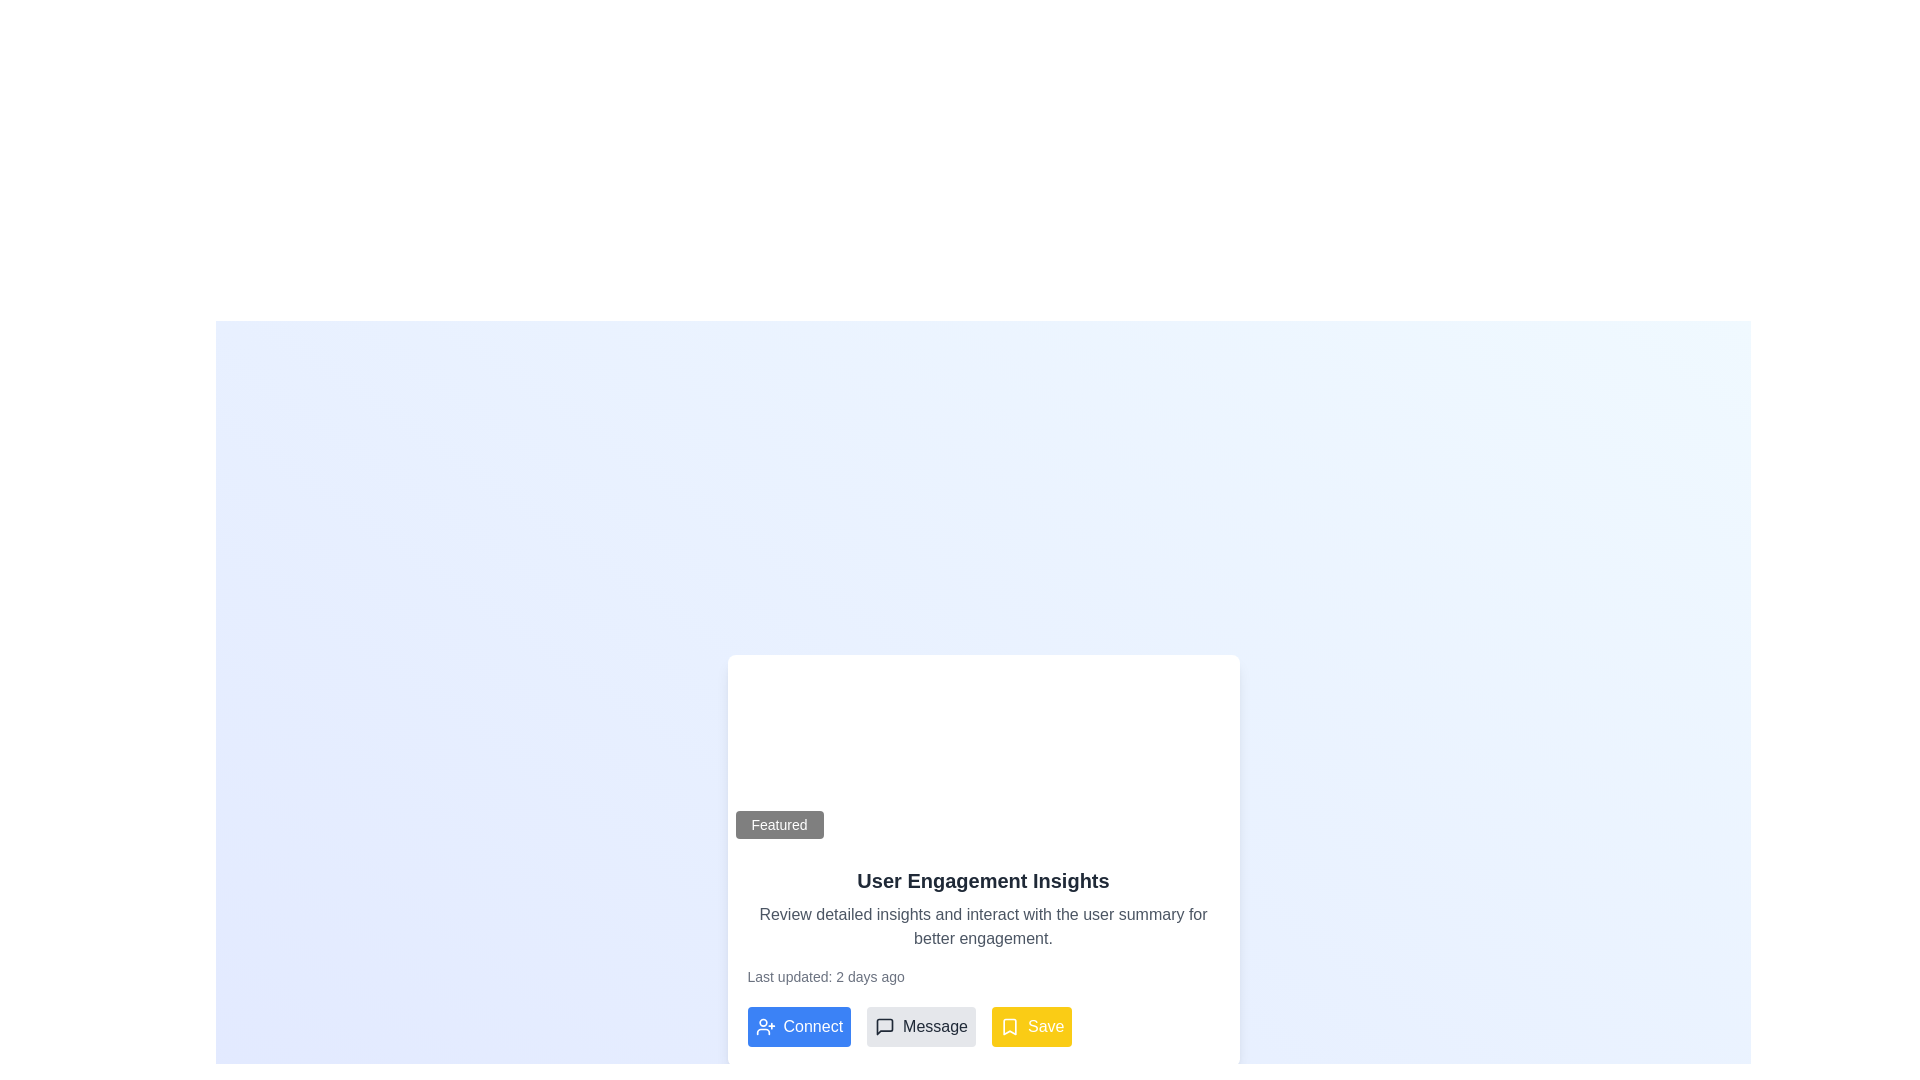  What do you see at coordinates (798, 1026) in the screenshot?
I see `the first button from the left in the horizontal group of three buttons below the headline 'User Engagement Insights' to prepare for selection` at bounding box center [798, 1026].